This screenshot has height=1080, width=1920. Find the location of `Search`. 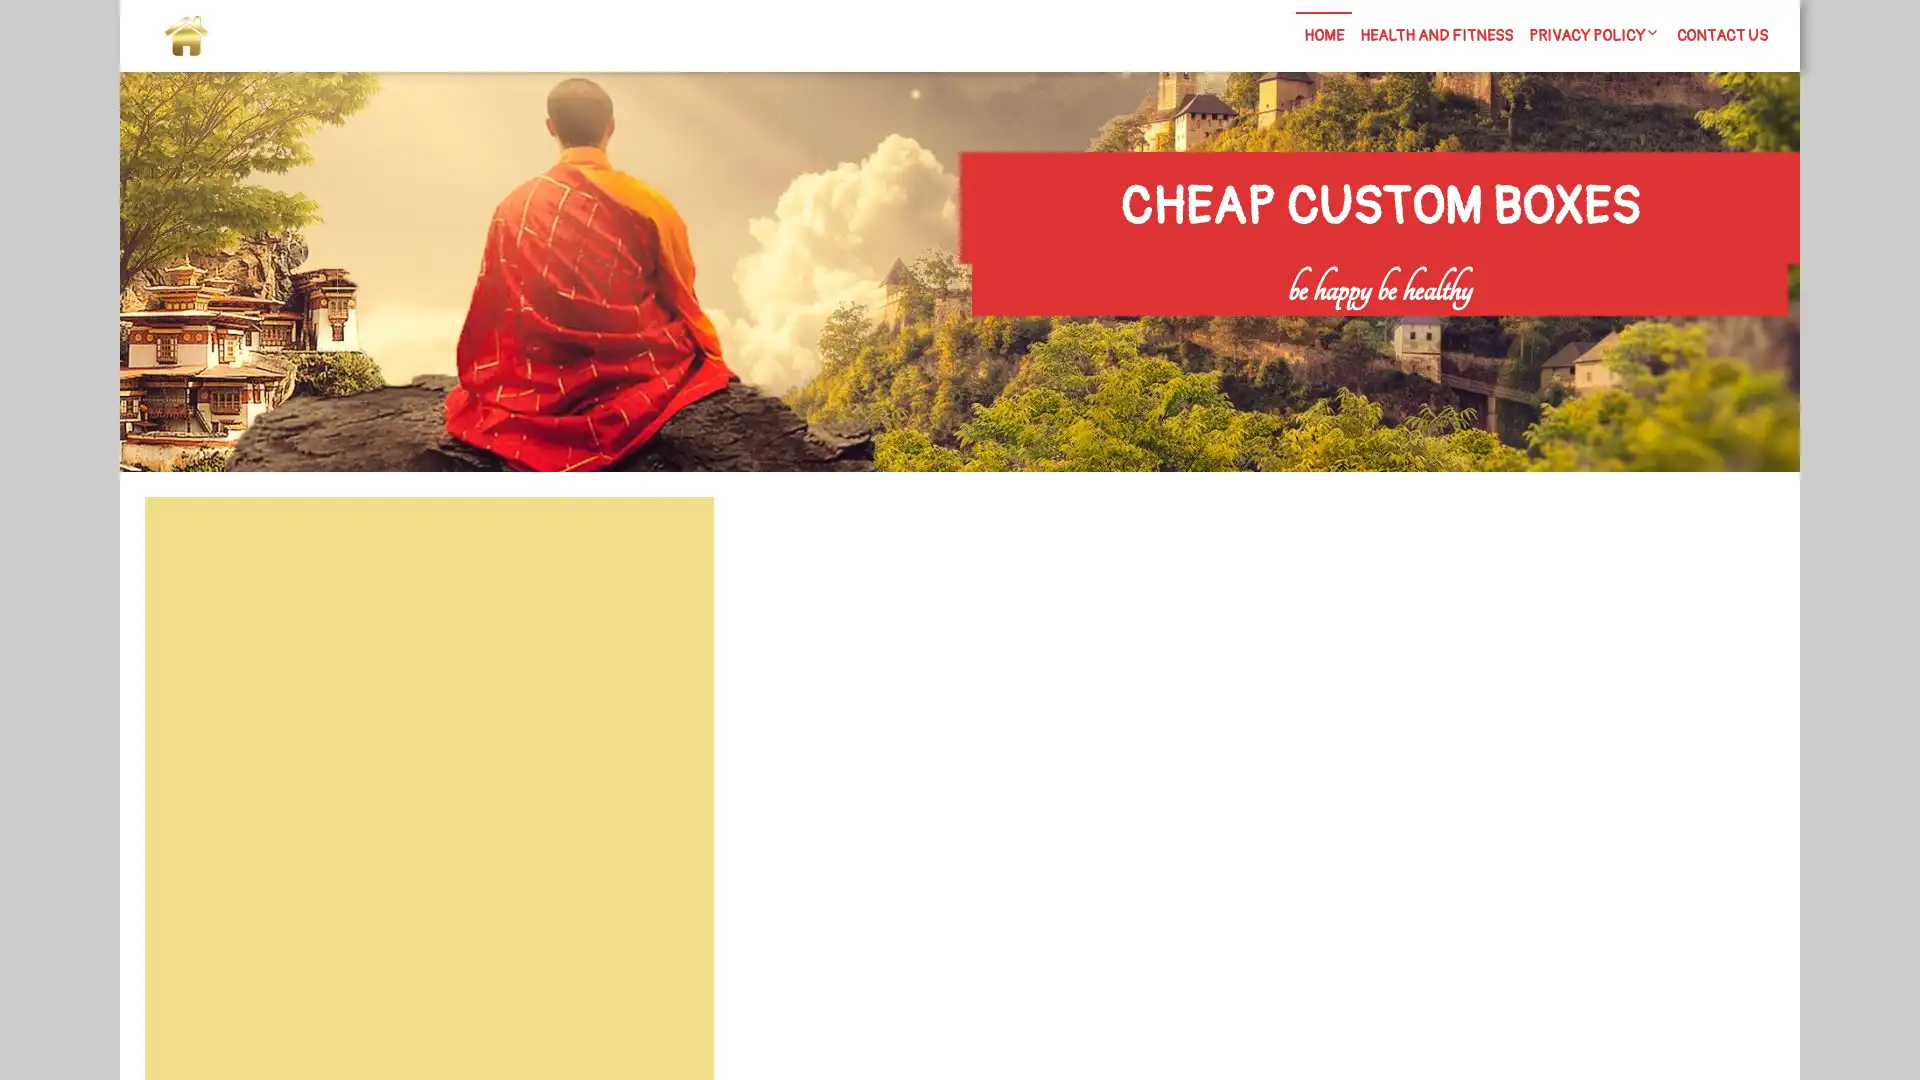

Search is located at coordinates (667, 545).